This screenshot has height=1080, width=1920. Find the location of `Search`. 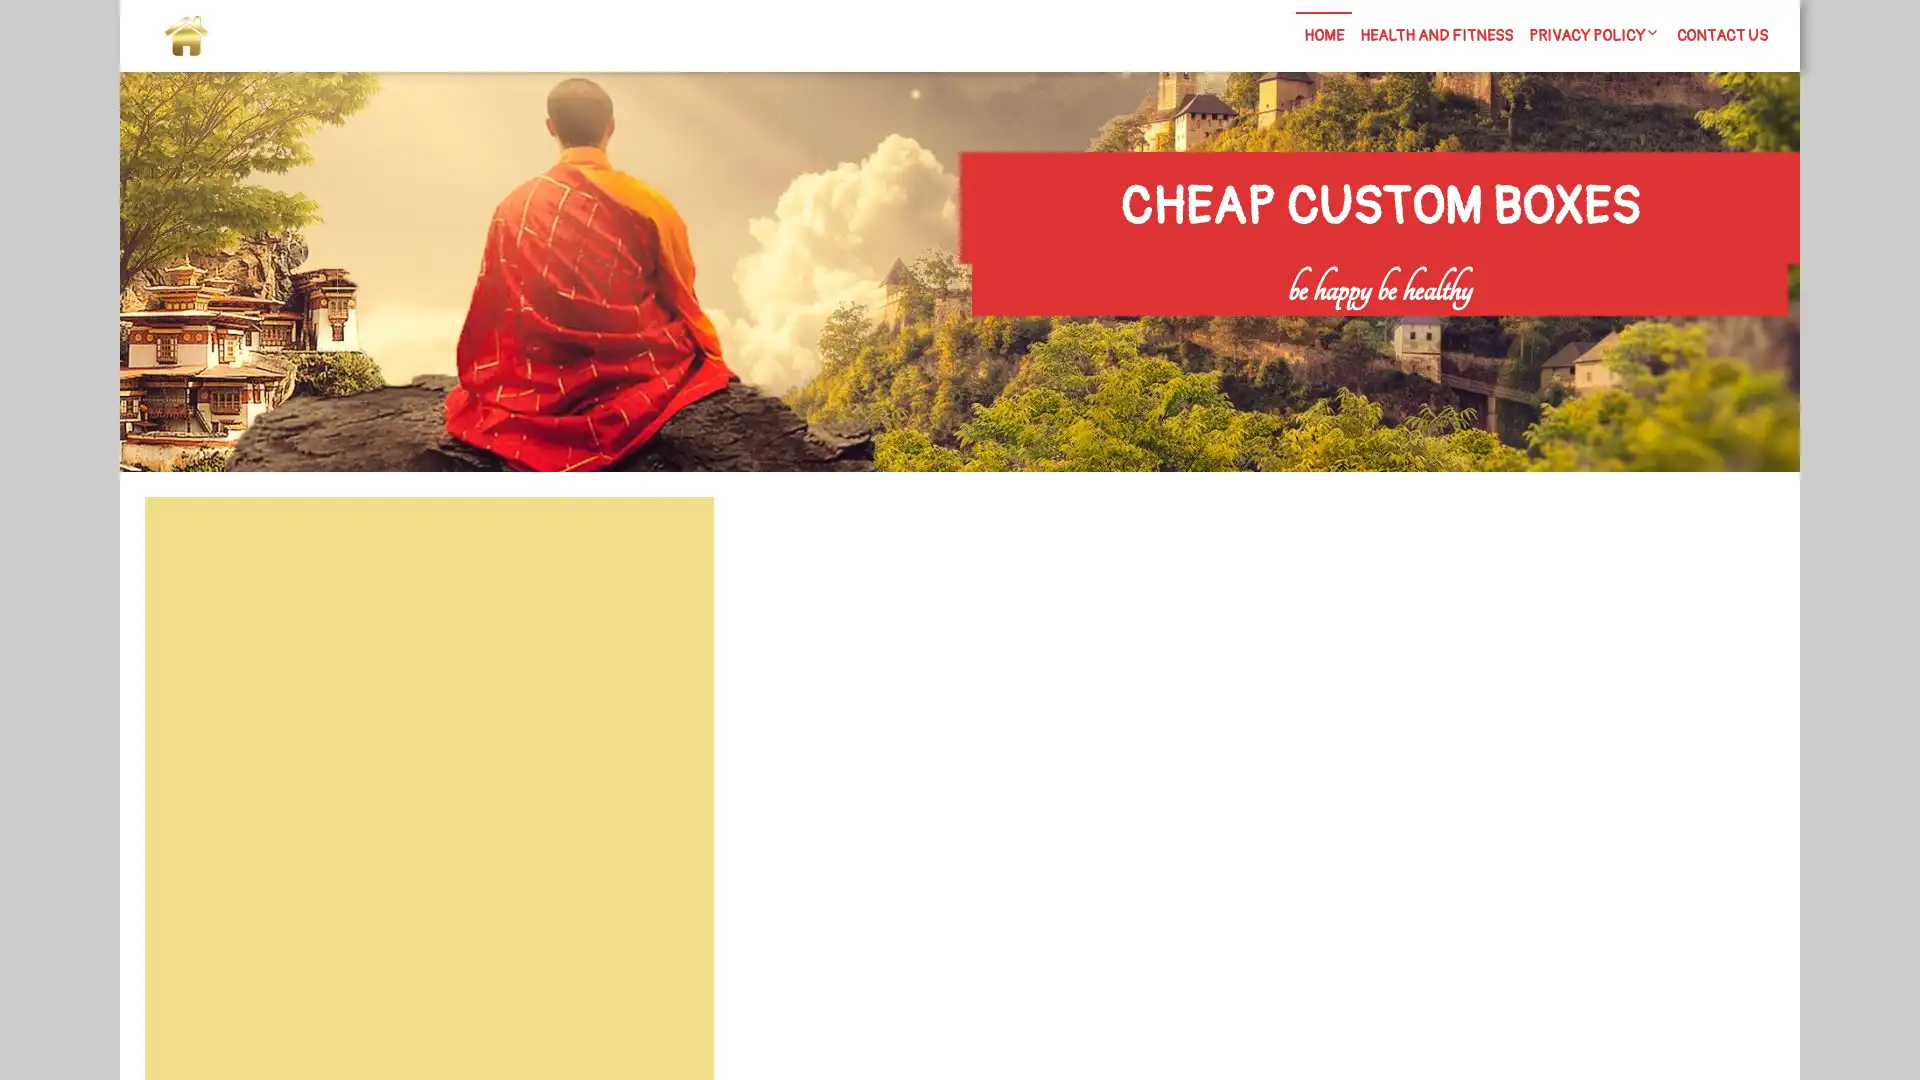

Search is located at coordinates (667, 545).